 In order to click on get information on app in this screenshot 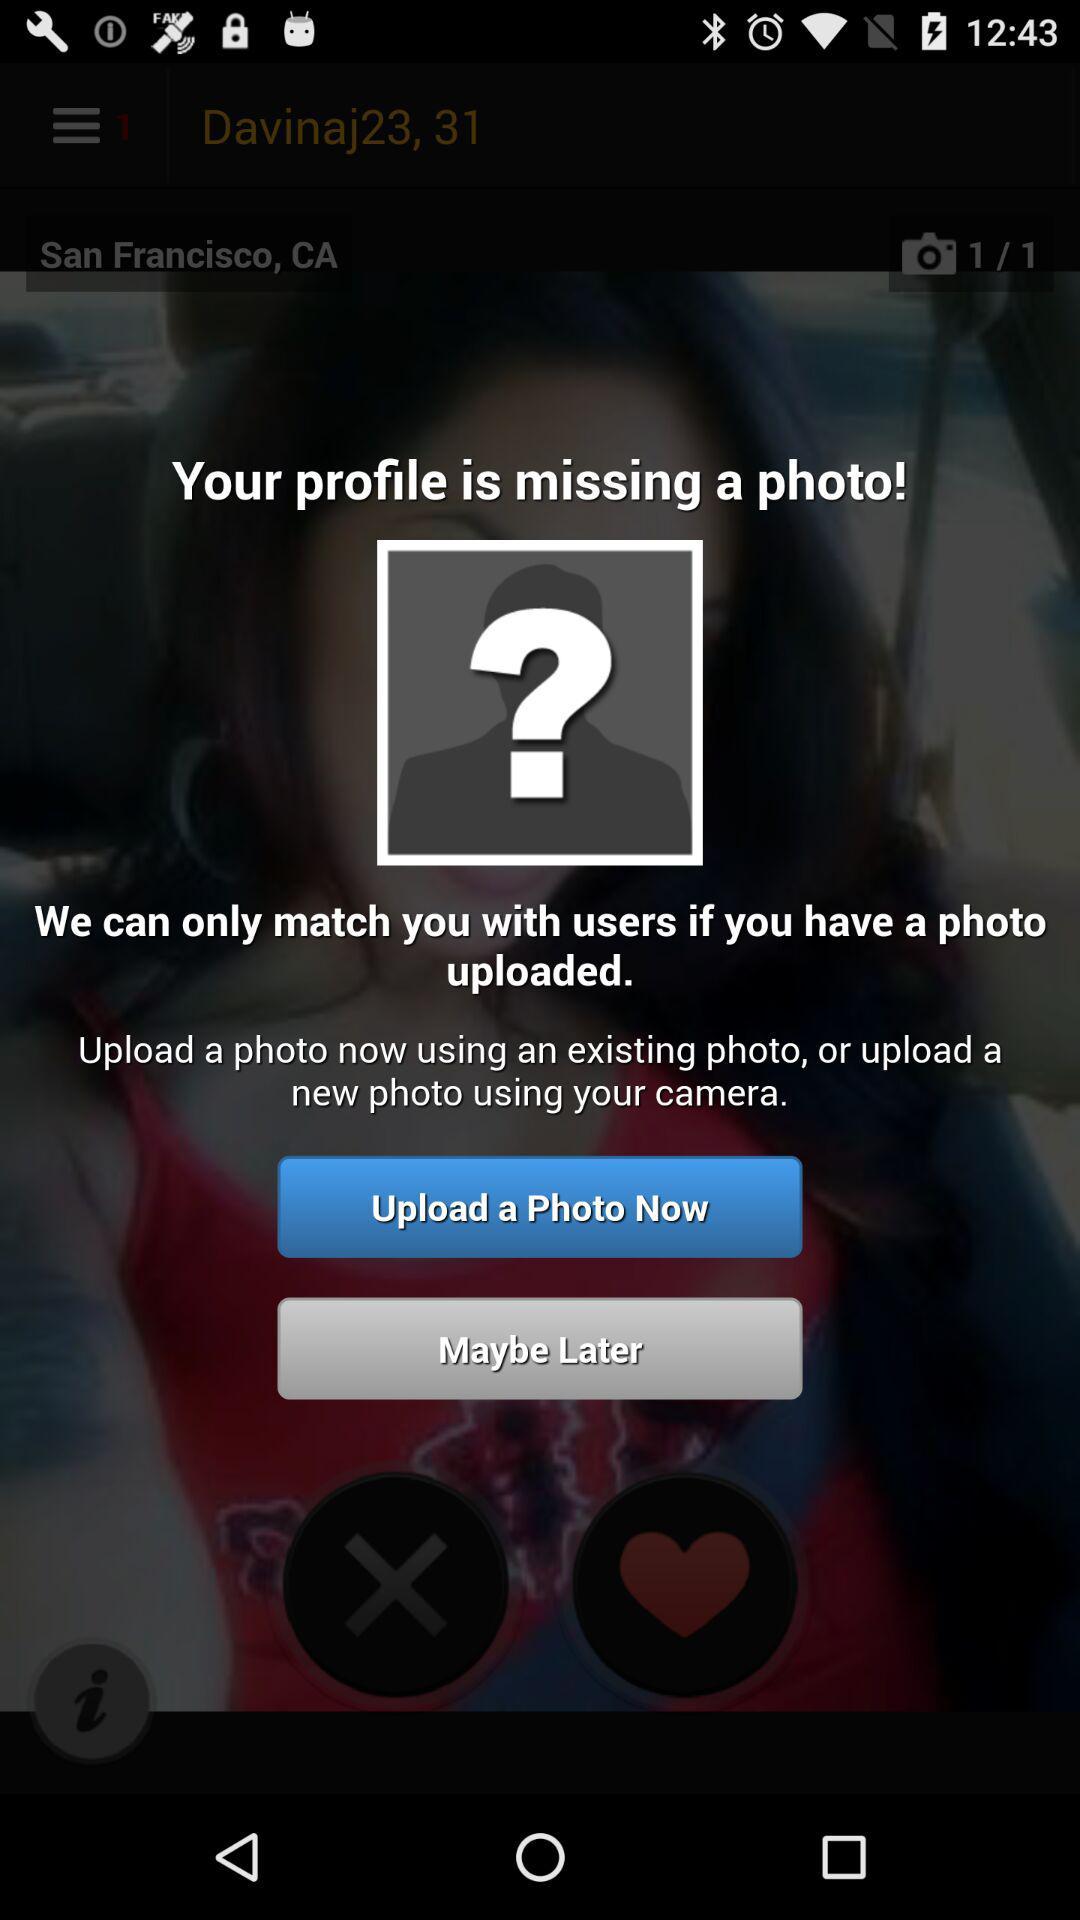, I will do `click(91, 1701)`.